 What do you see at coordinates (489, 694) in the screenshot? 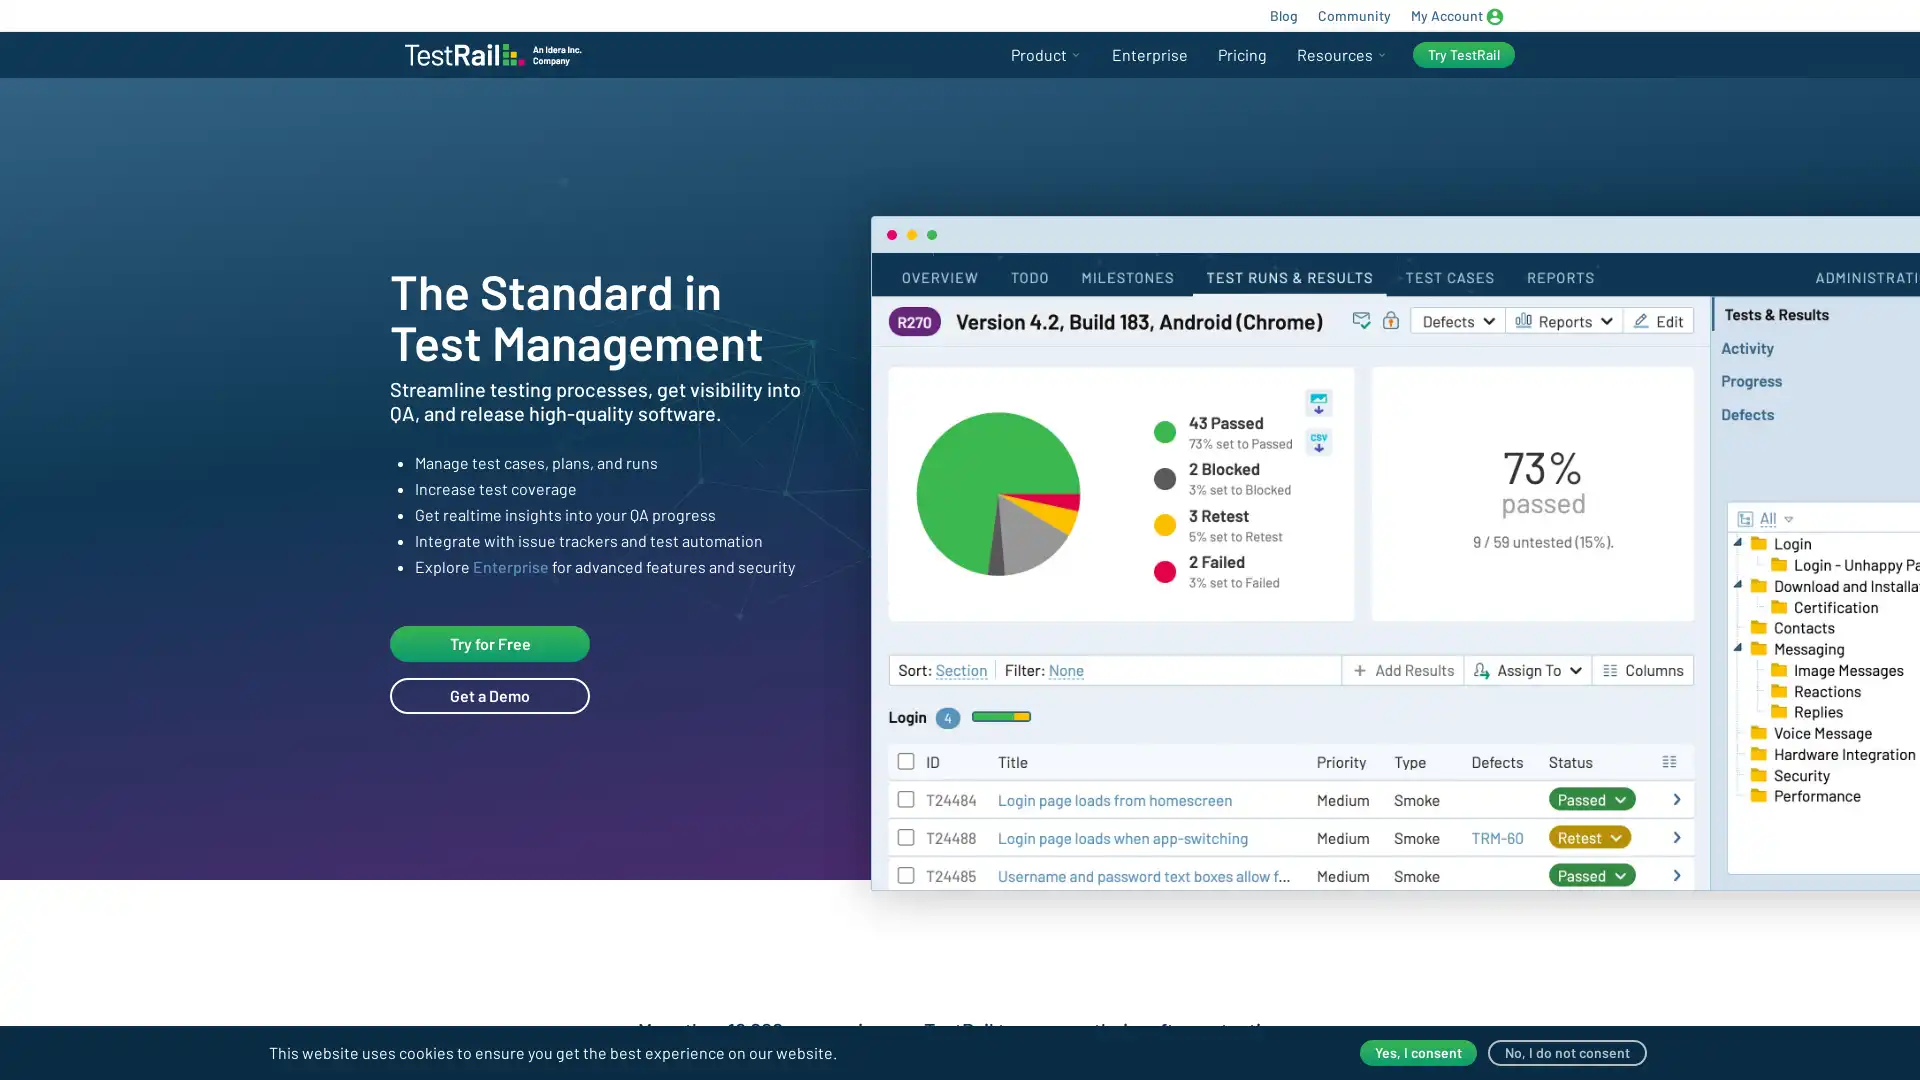
I see `Get a Demo` at bounding box center [489, 694].